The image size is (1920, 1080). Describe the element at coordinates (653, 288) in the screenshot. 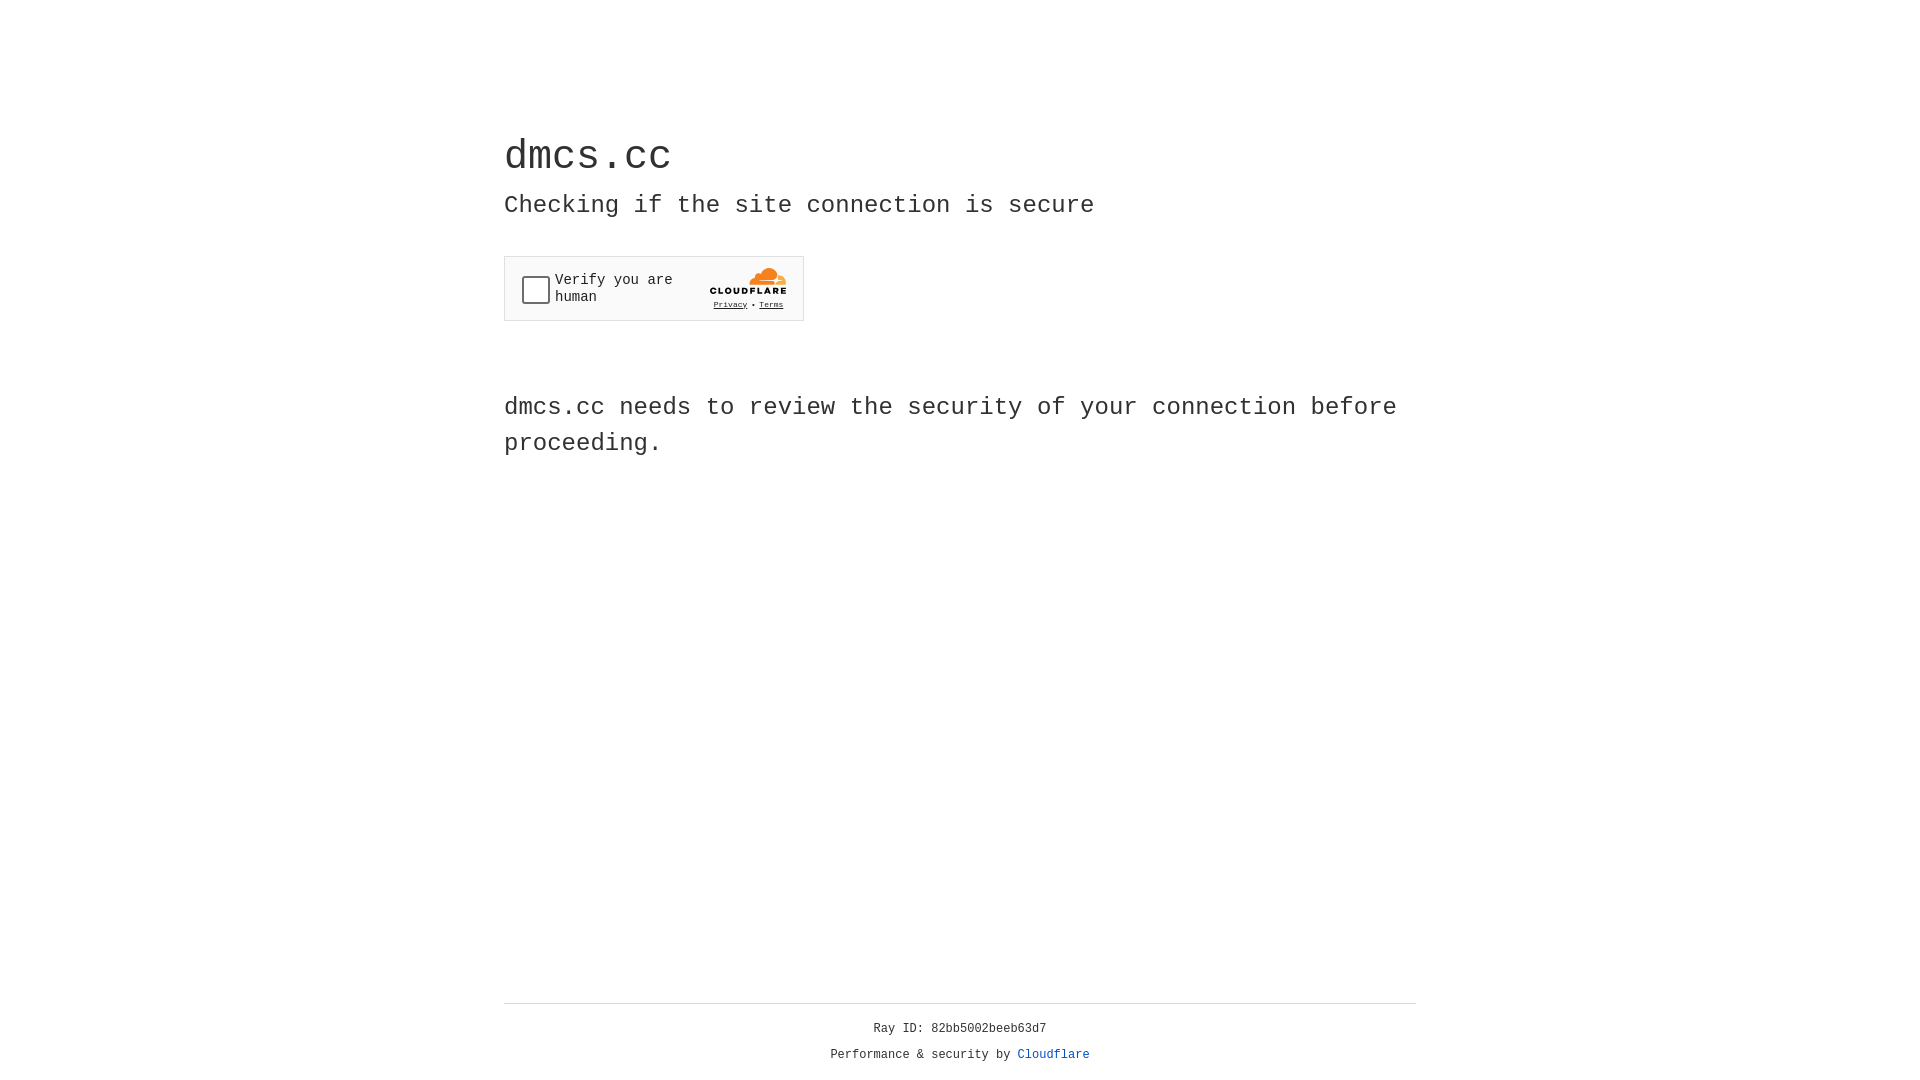

I see `'Widget containing a Cloudflare security challenge'` at that location.